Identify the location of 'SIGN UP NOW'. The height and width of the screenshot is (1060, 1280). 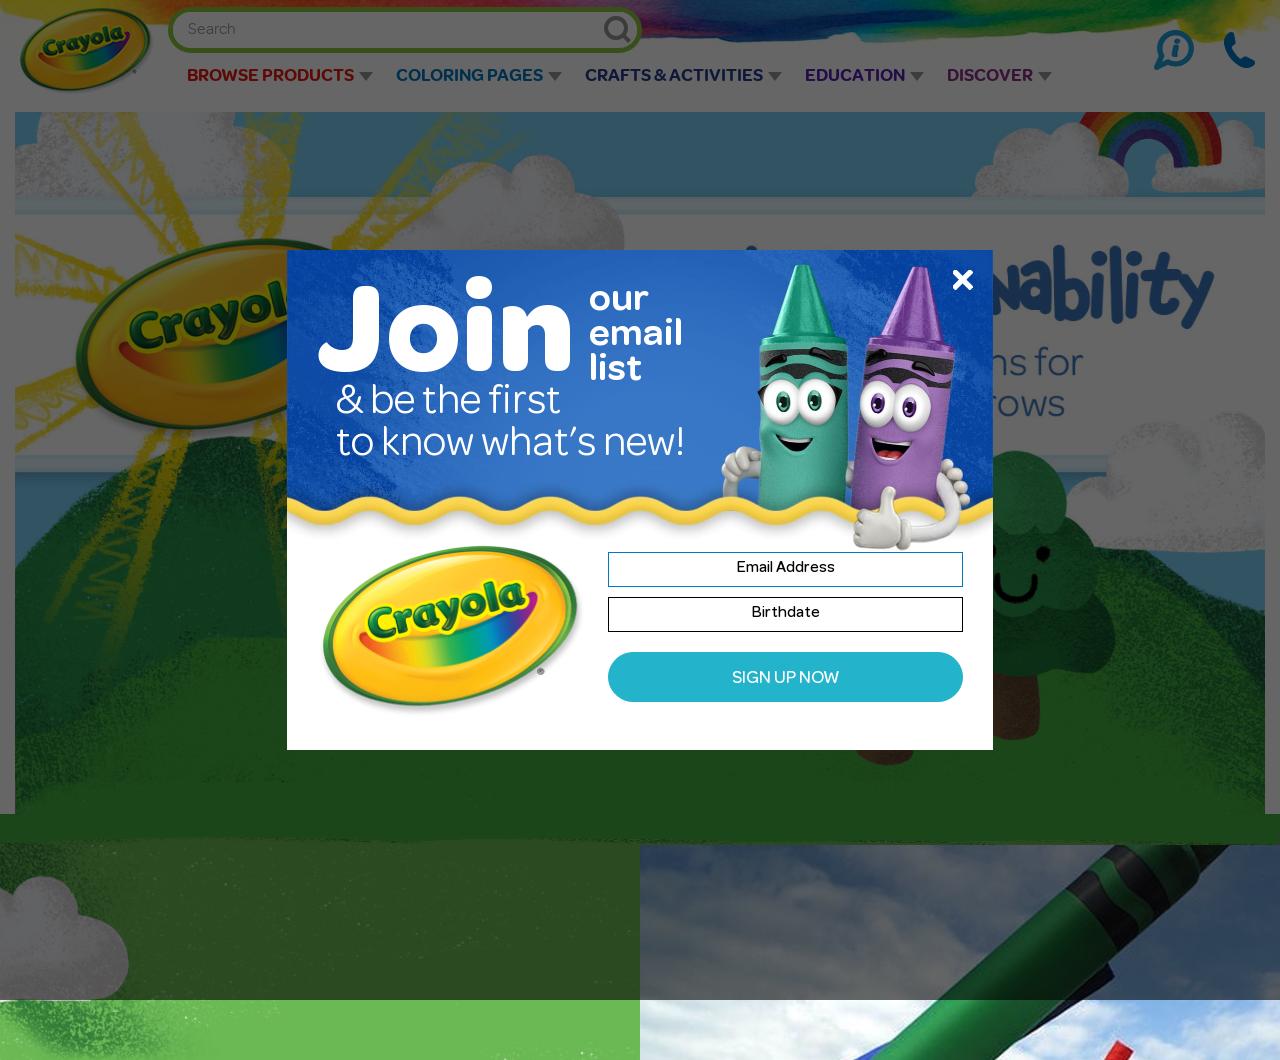
(784, 678).